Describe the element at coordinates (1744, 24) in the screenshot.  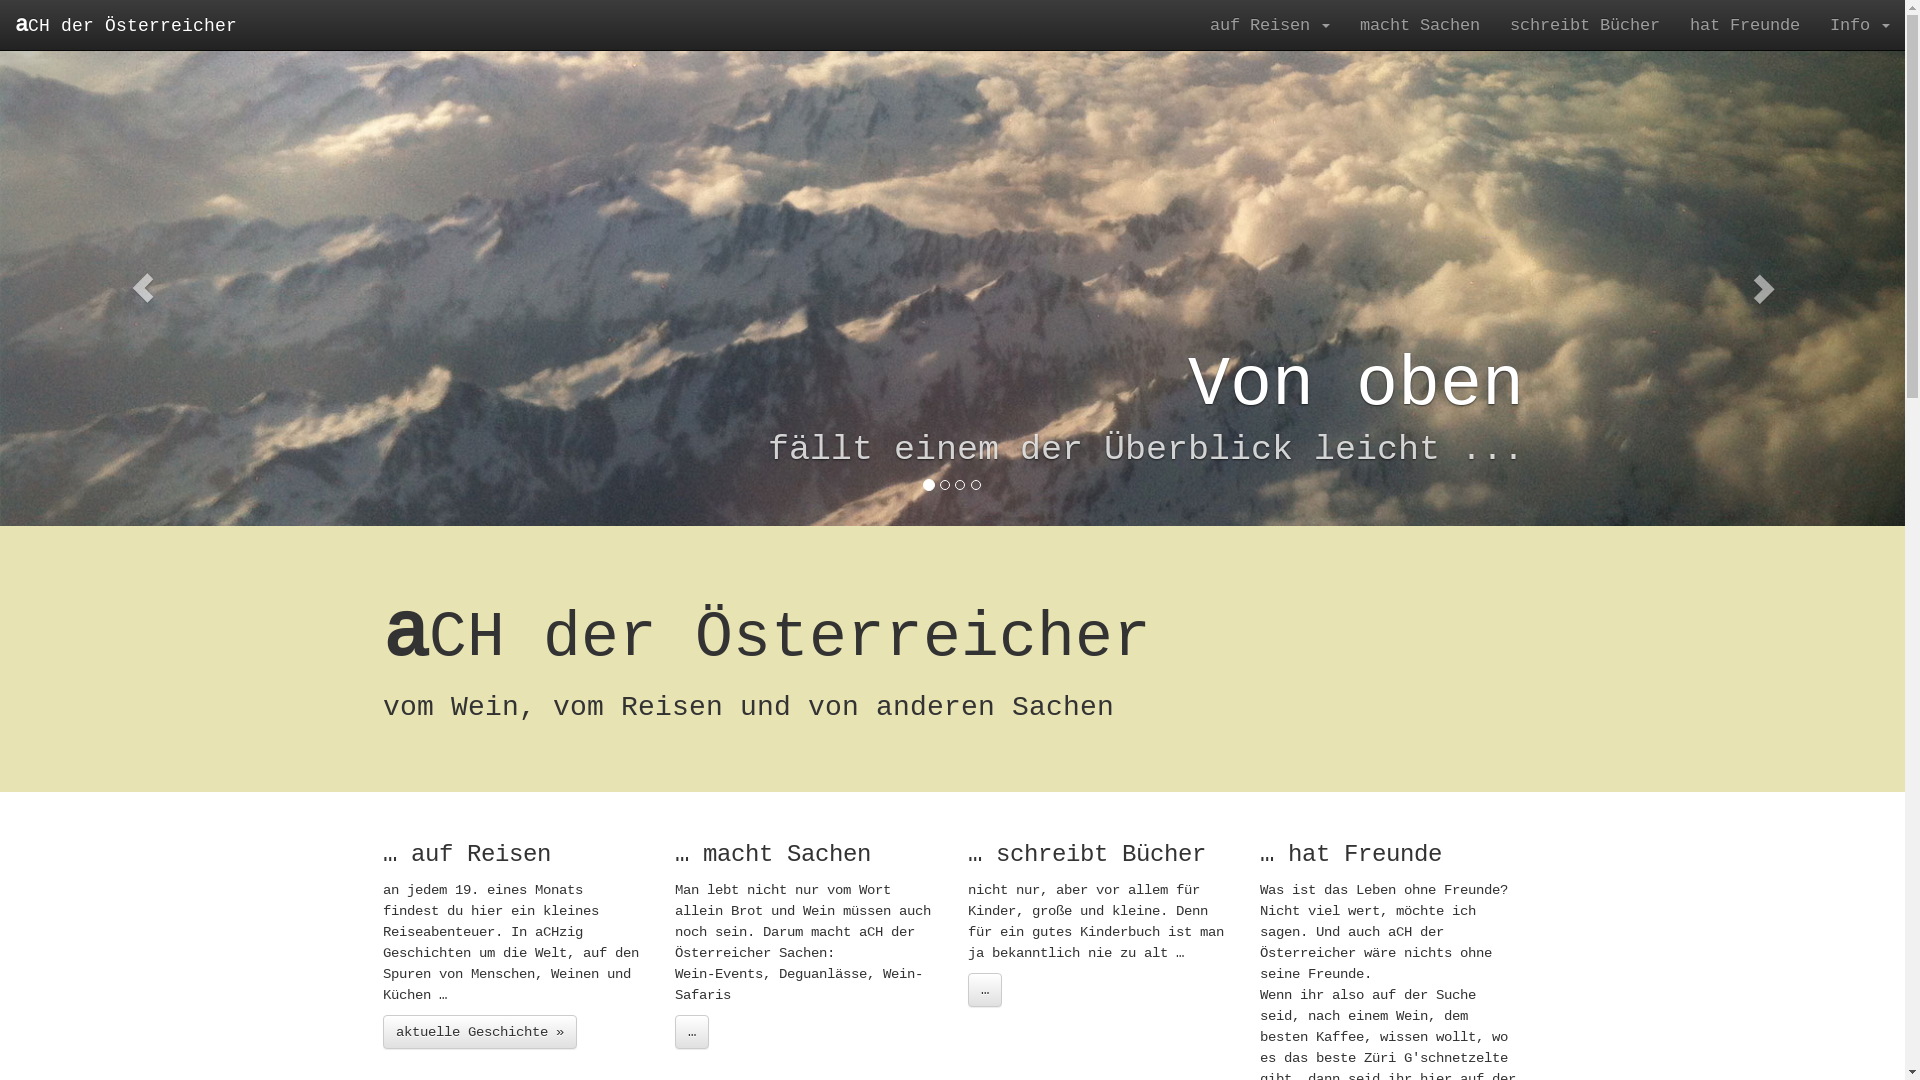
I see `'hat Freunde'` at that location.